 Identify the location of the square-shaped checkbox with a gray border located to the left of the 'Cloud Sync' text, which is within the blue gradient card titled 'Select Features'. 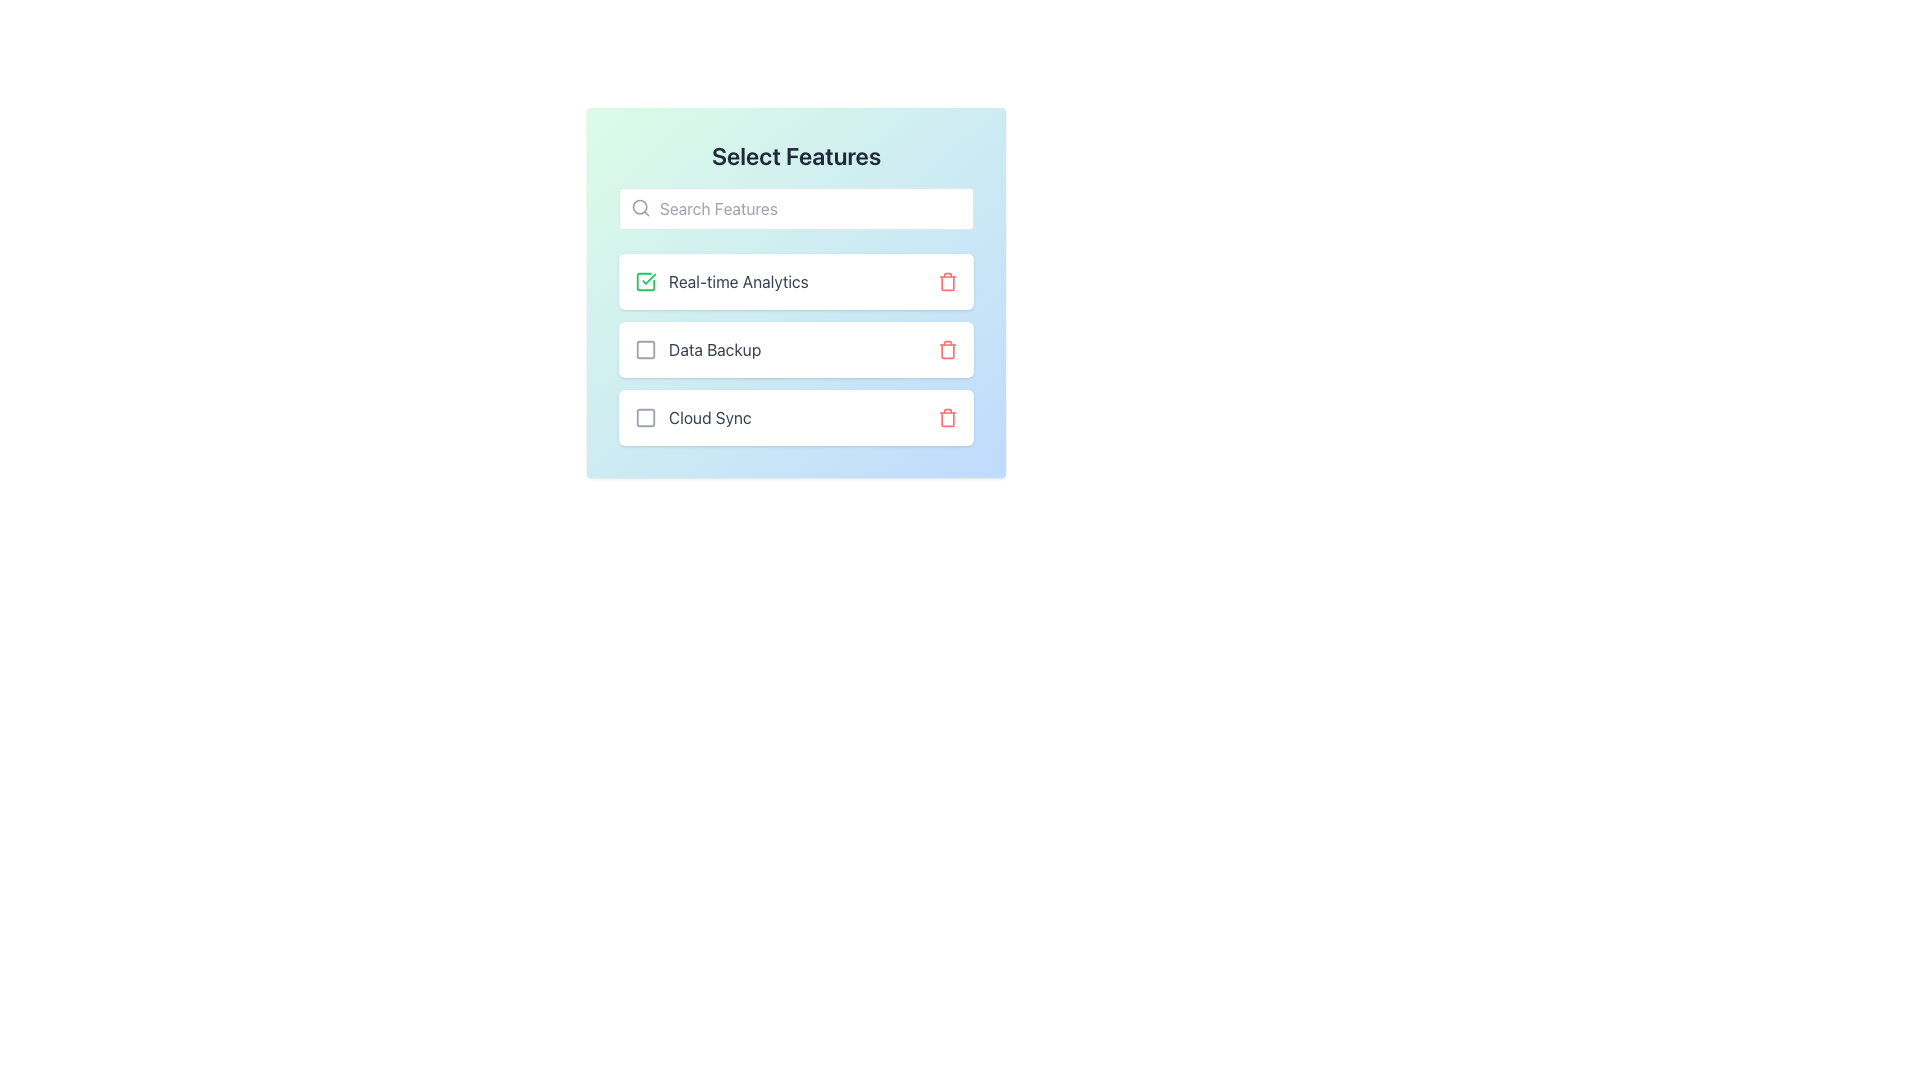
(646, 416).